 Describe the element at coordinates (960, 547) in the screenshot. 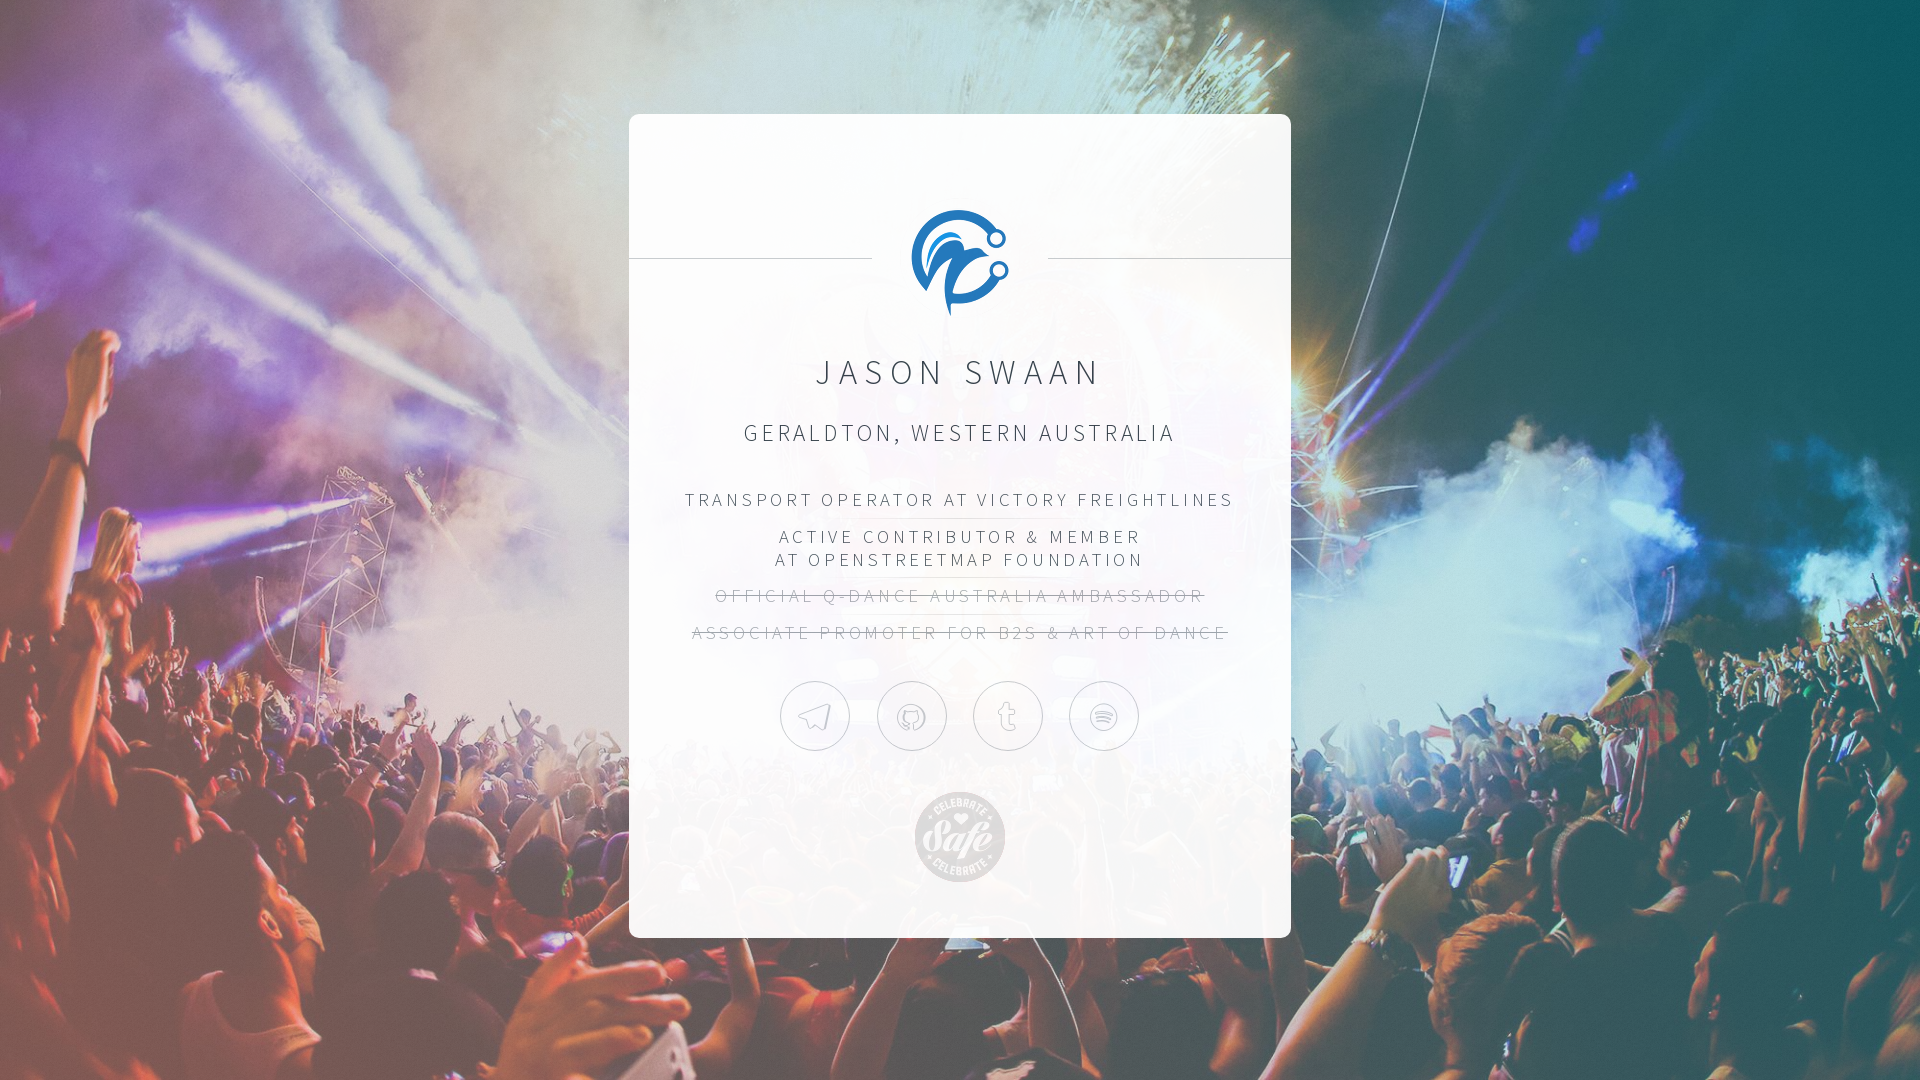

I see `'ACTIVE CONTRIBUTOR & MEMBER` at that location.